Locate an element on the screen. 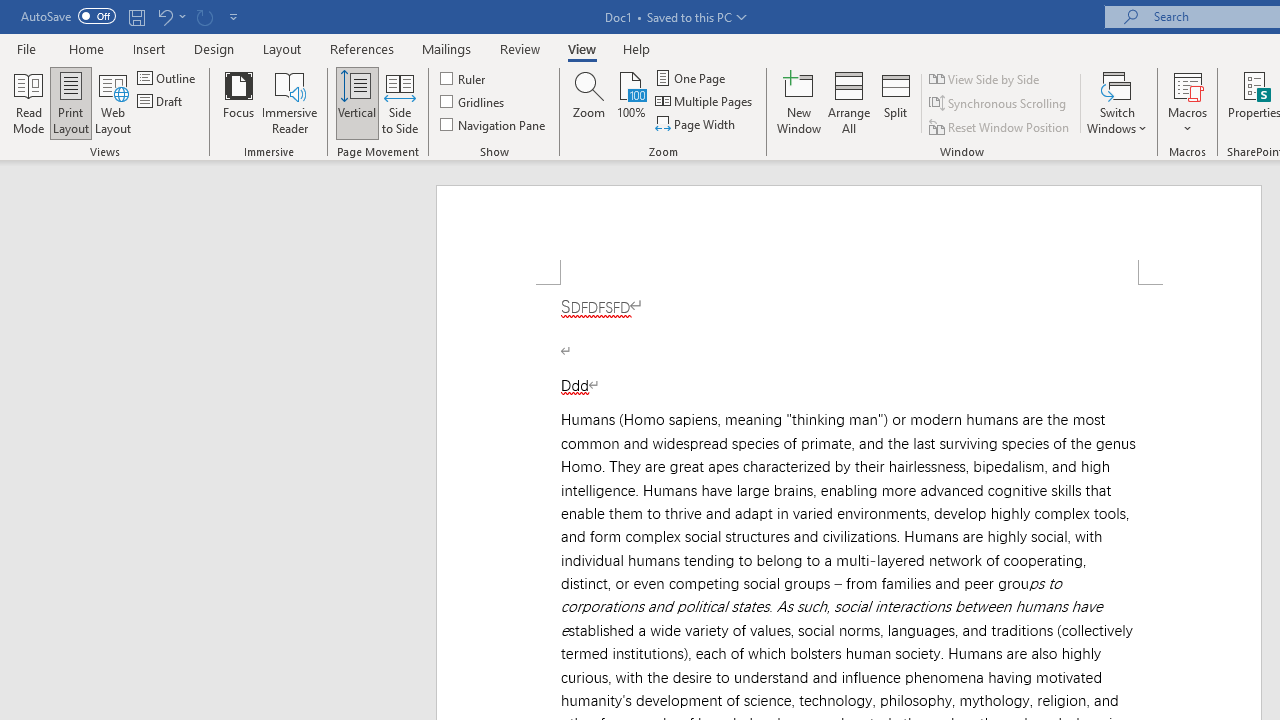  'One Page' is located at coordinates (691, 77).